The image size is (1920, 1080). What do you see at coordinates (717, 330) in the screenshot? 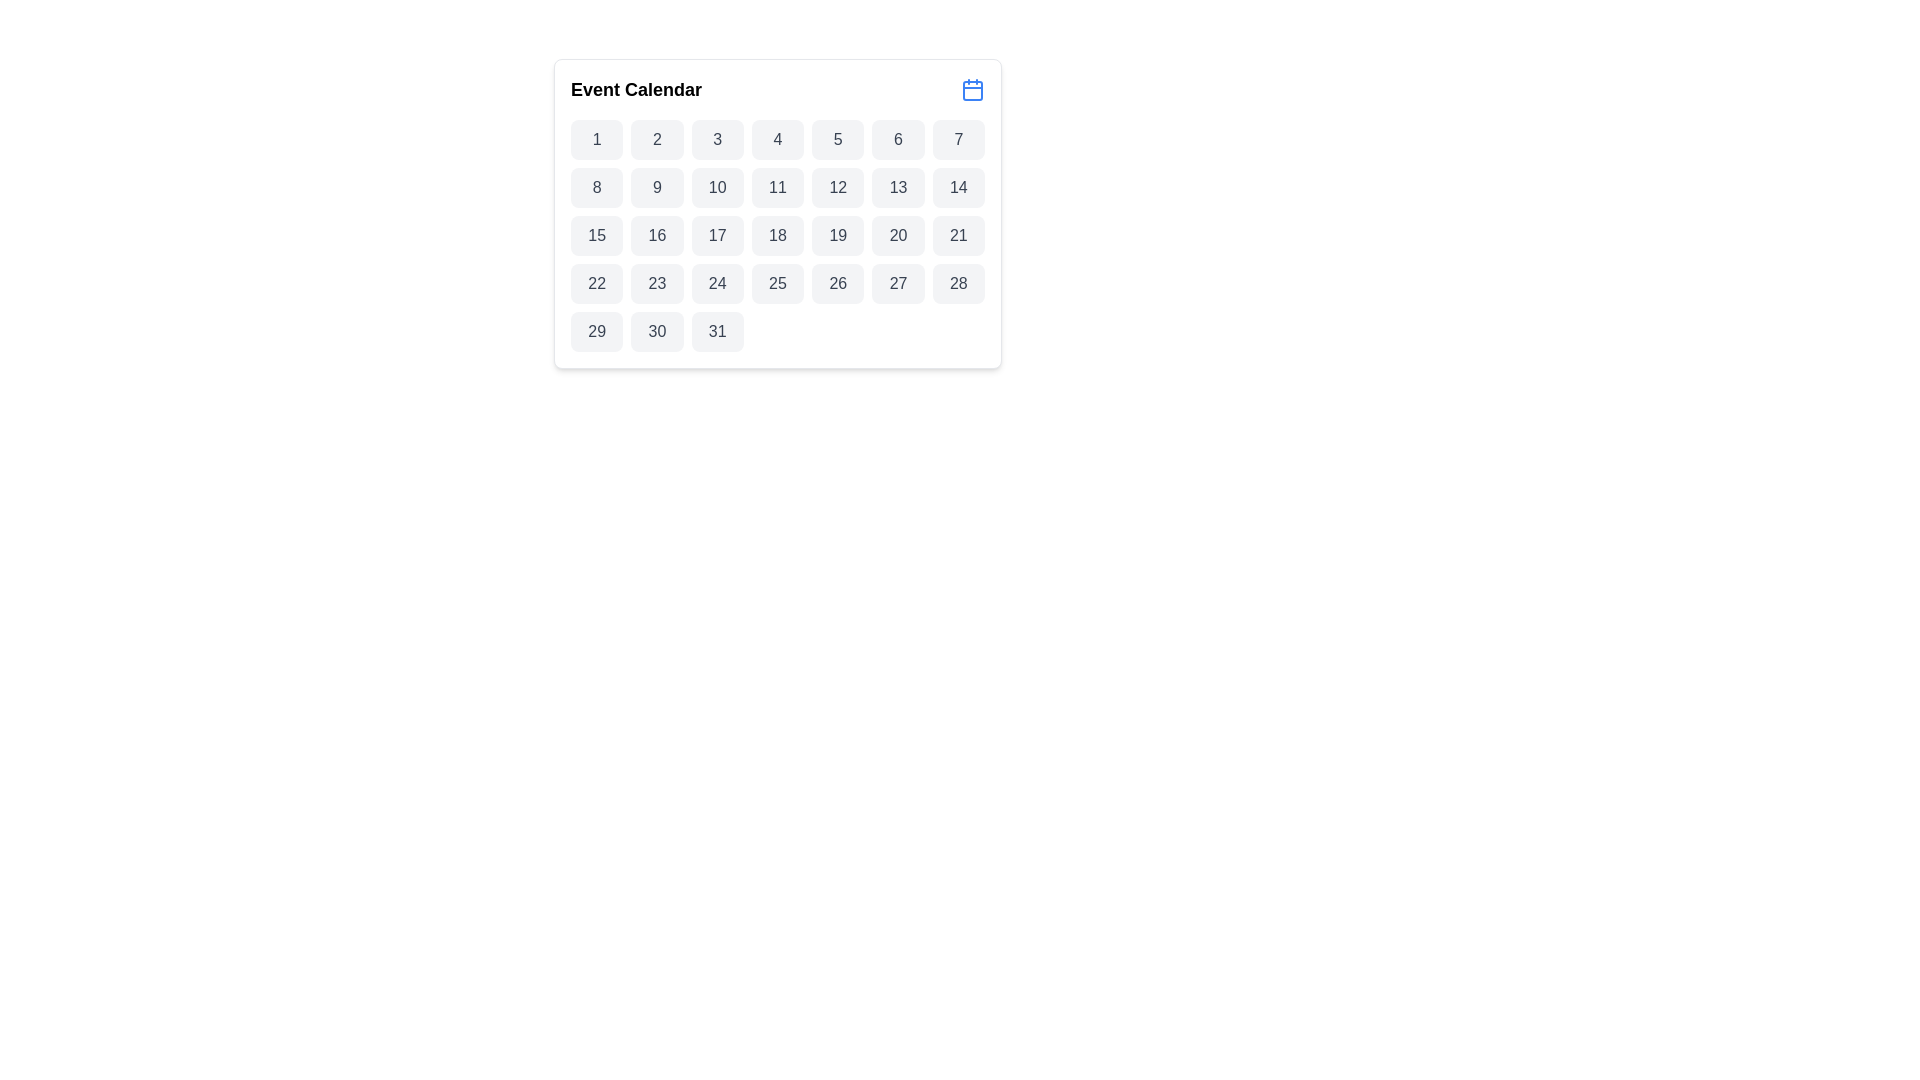
I see `the button displaying the number 31 in the Event Calendar` at bounding box center [717, 330].